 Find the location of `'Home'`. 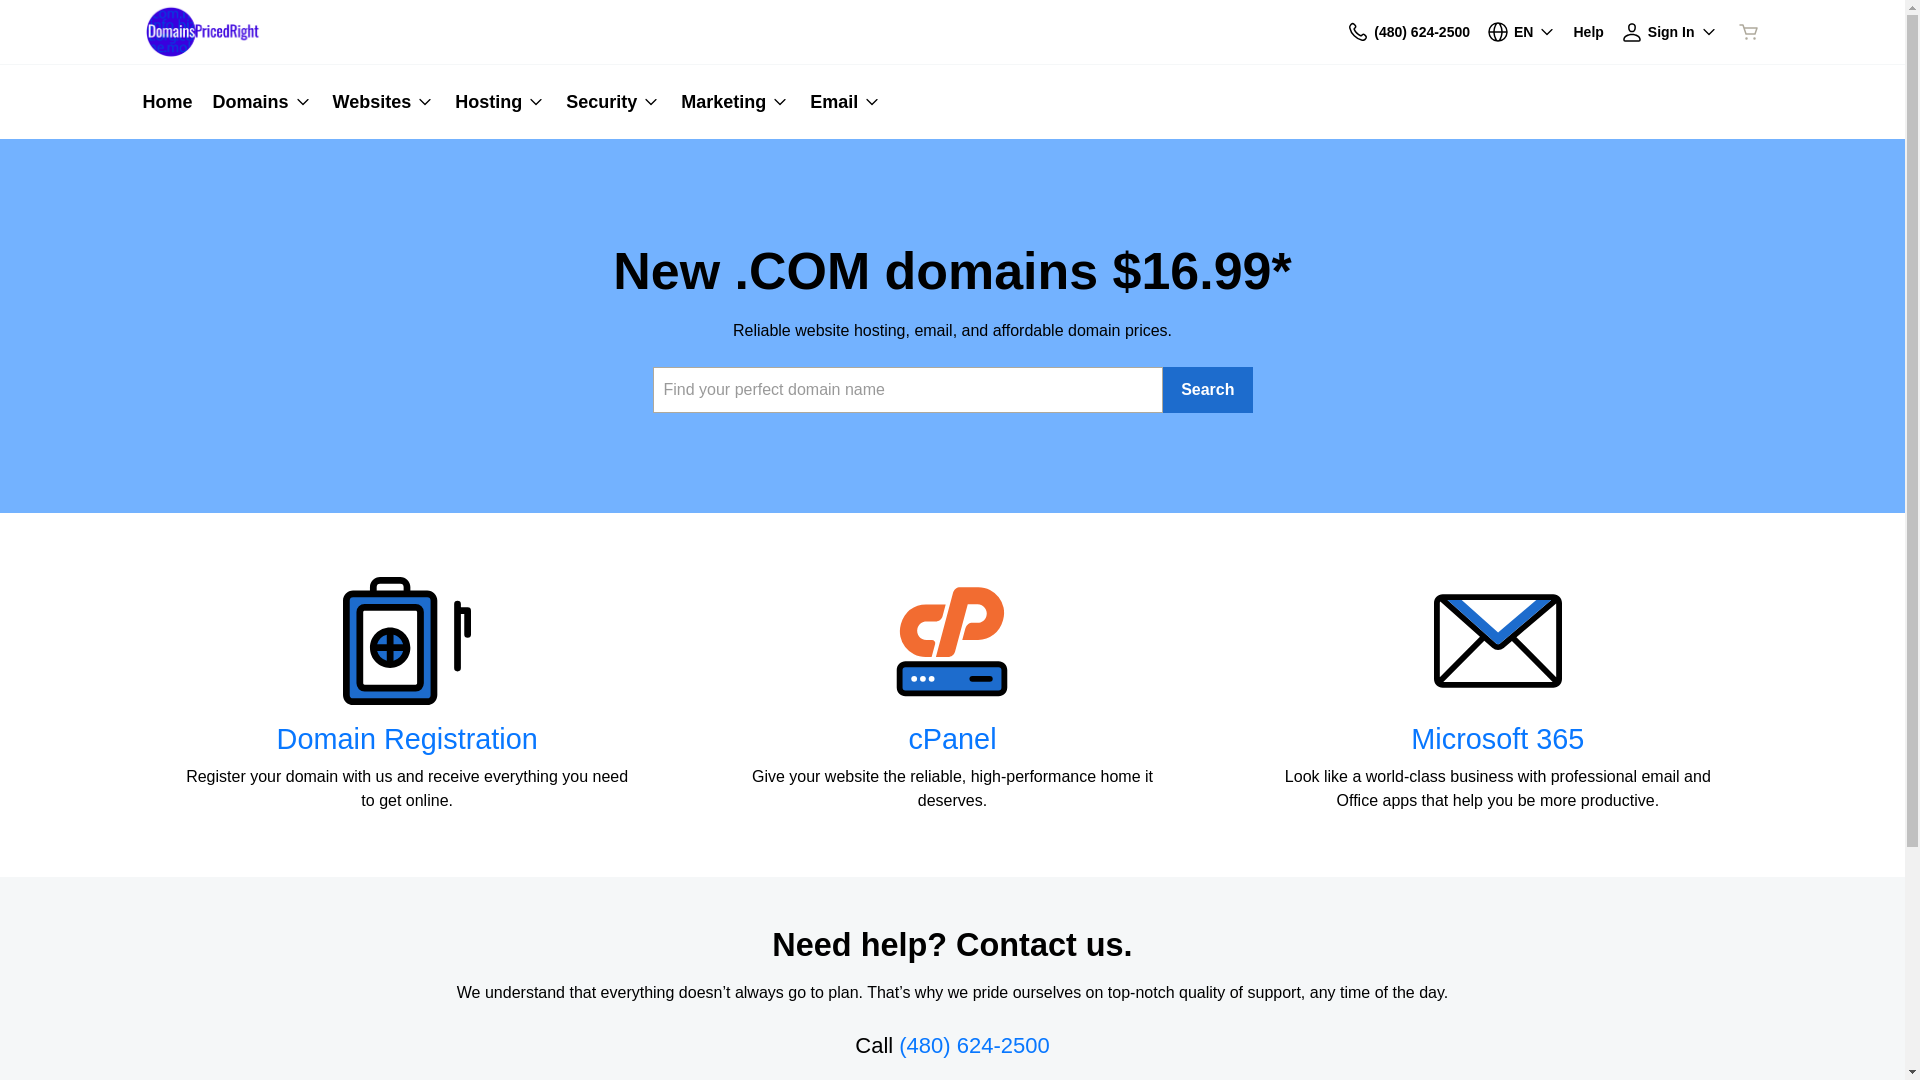

'Home' is located at coordinates (141, 101).